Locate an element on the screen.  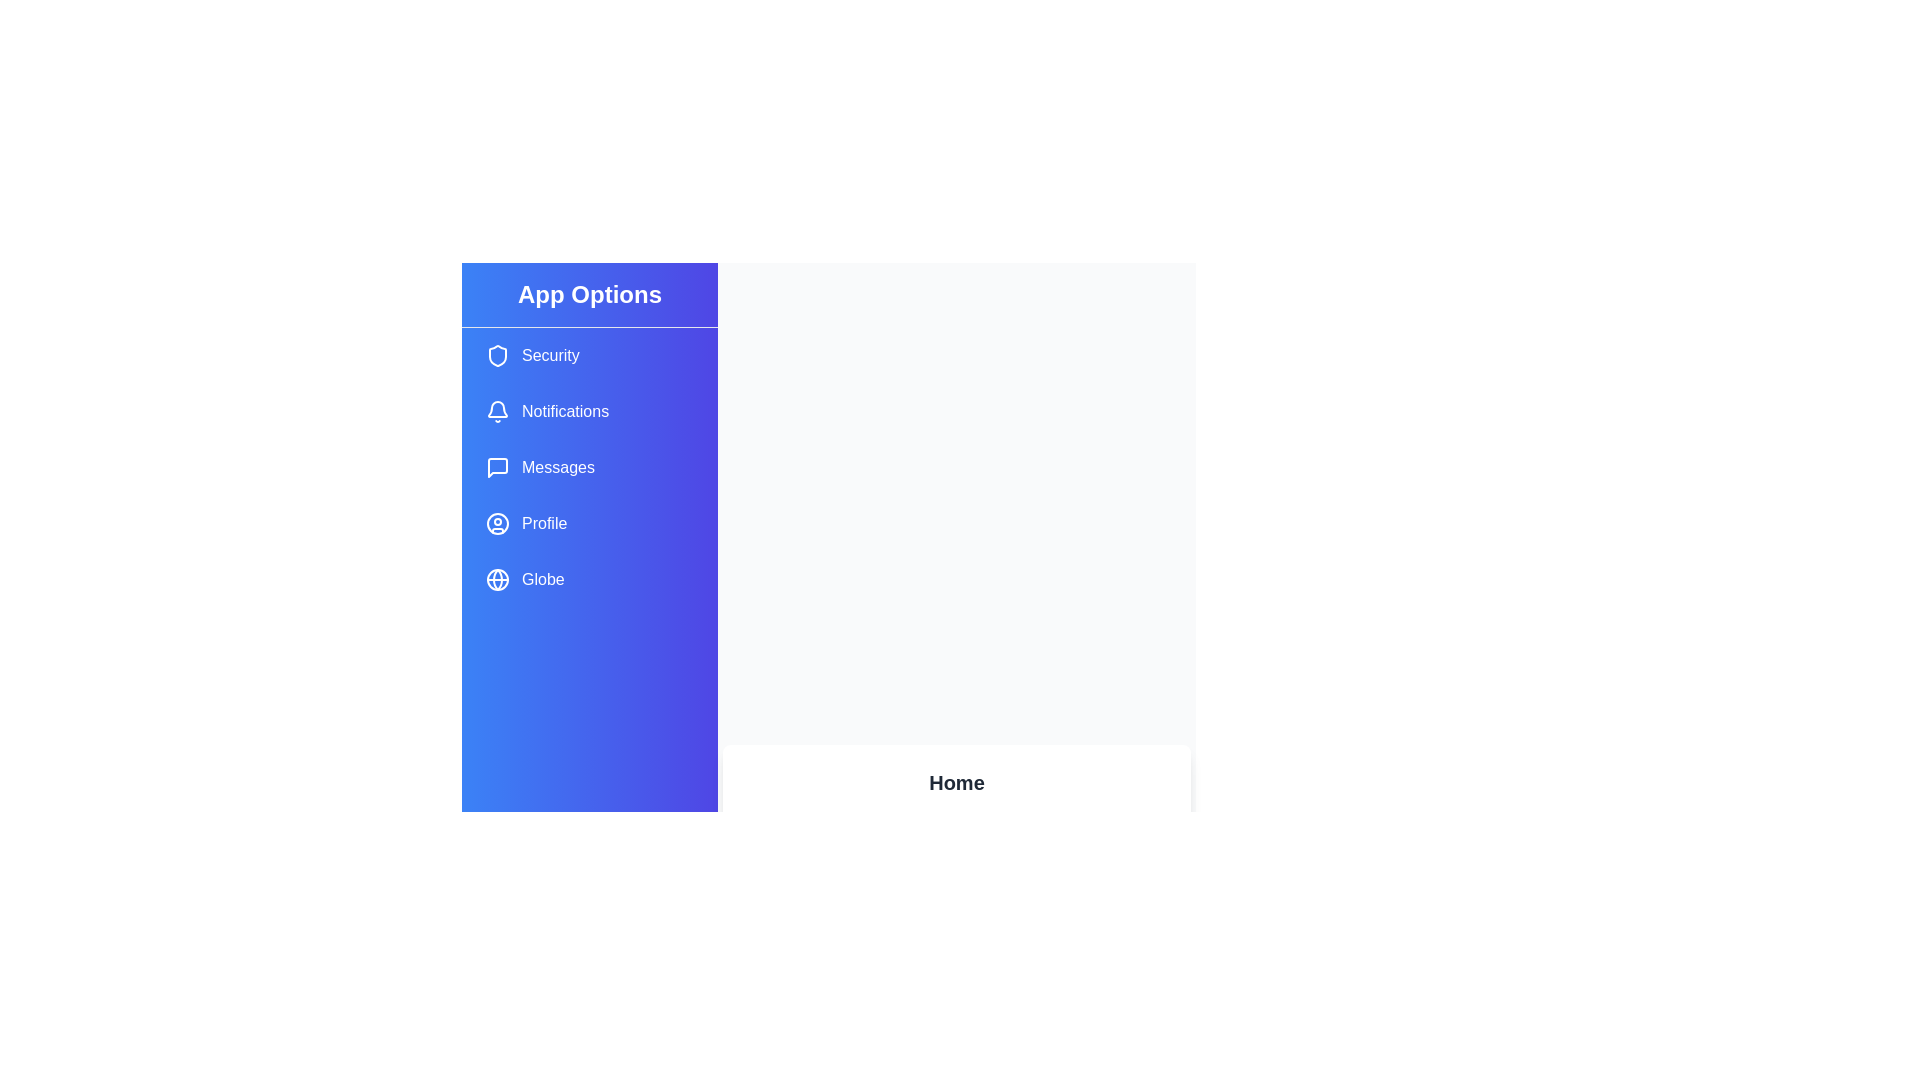
the sidebar item labeled Notifications to see the visual change is located at coordinates (589, 411).